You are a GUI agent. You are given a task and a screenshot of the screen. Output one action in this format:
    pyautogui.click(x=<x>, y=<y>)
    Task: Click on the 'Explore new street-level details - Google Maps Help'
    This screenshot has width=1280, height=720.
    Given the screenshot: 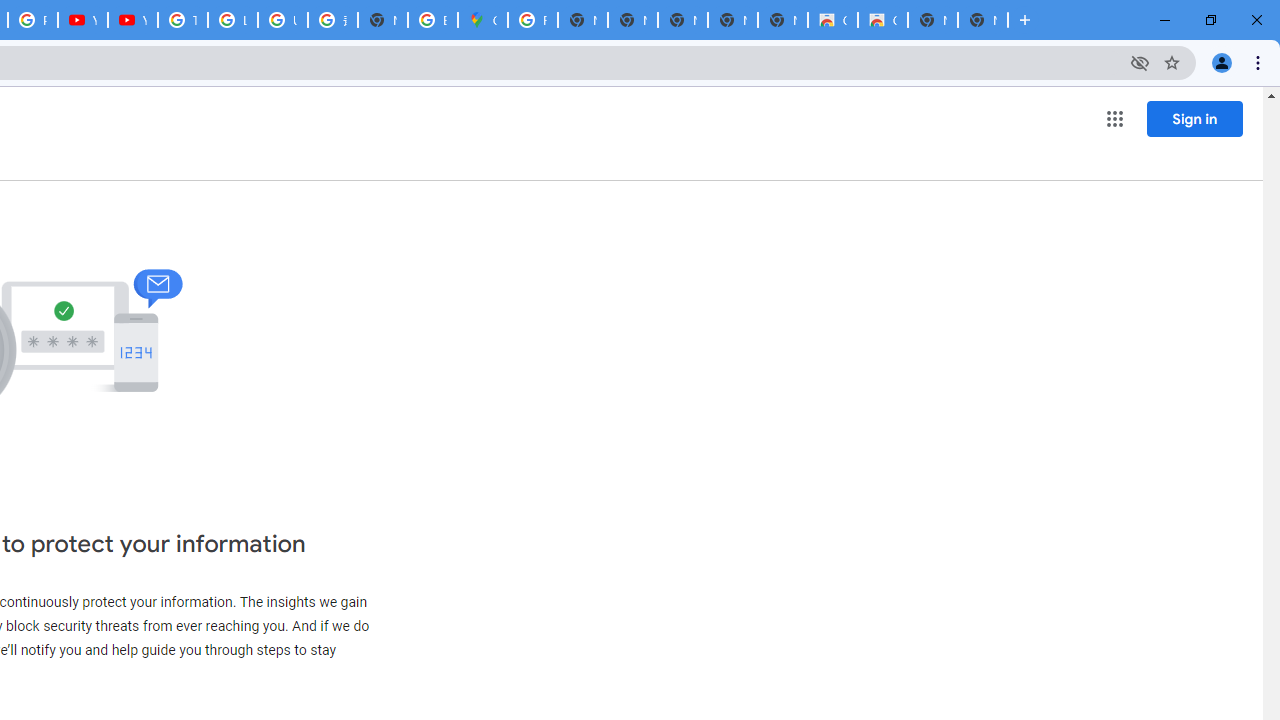 What is the action you would take?
    pyautogui.click(x=432, y=20)
    